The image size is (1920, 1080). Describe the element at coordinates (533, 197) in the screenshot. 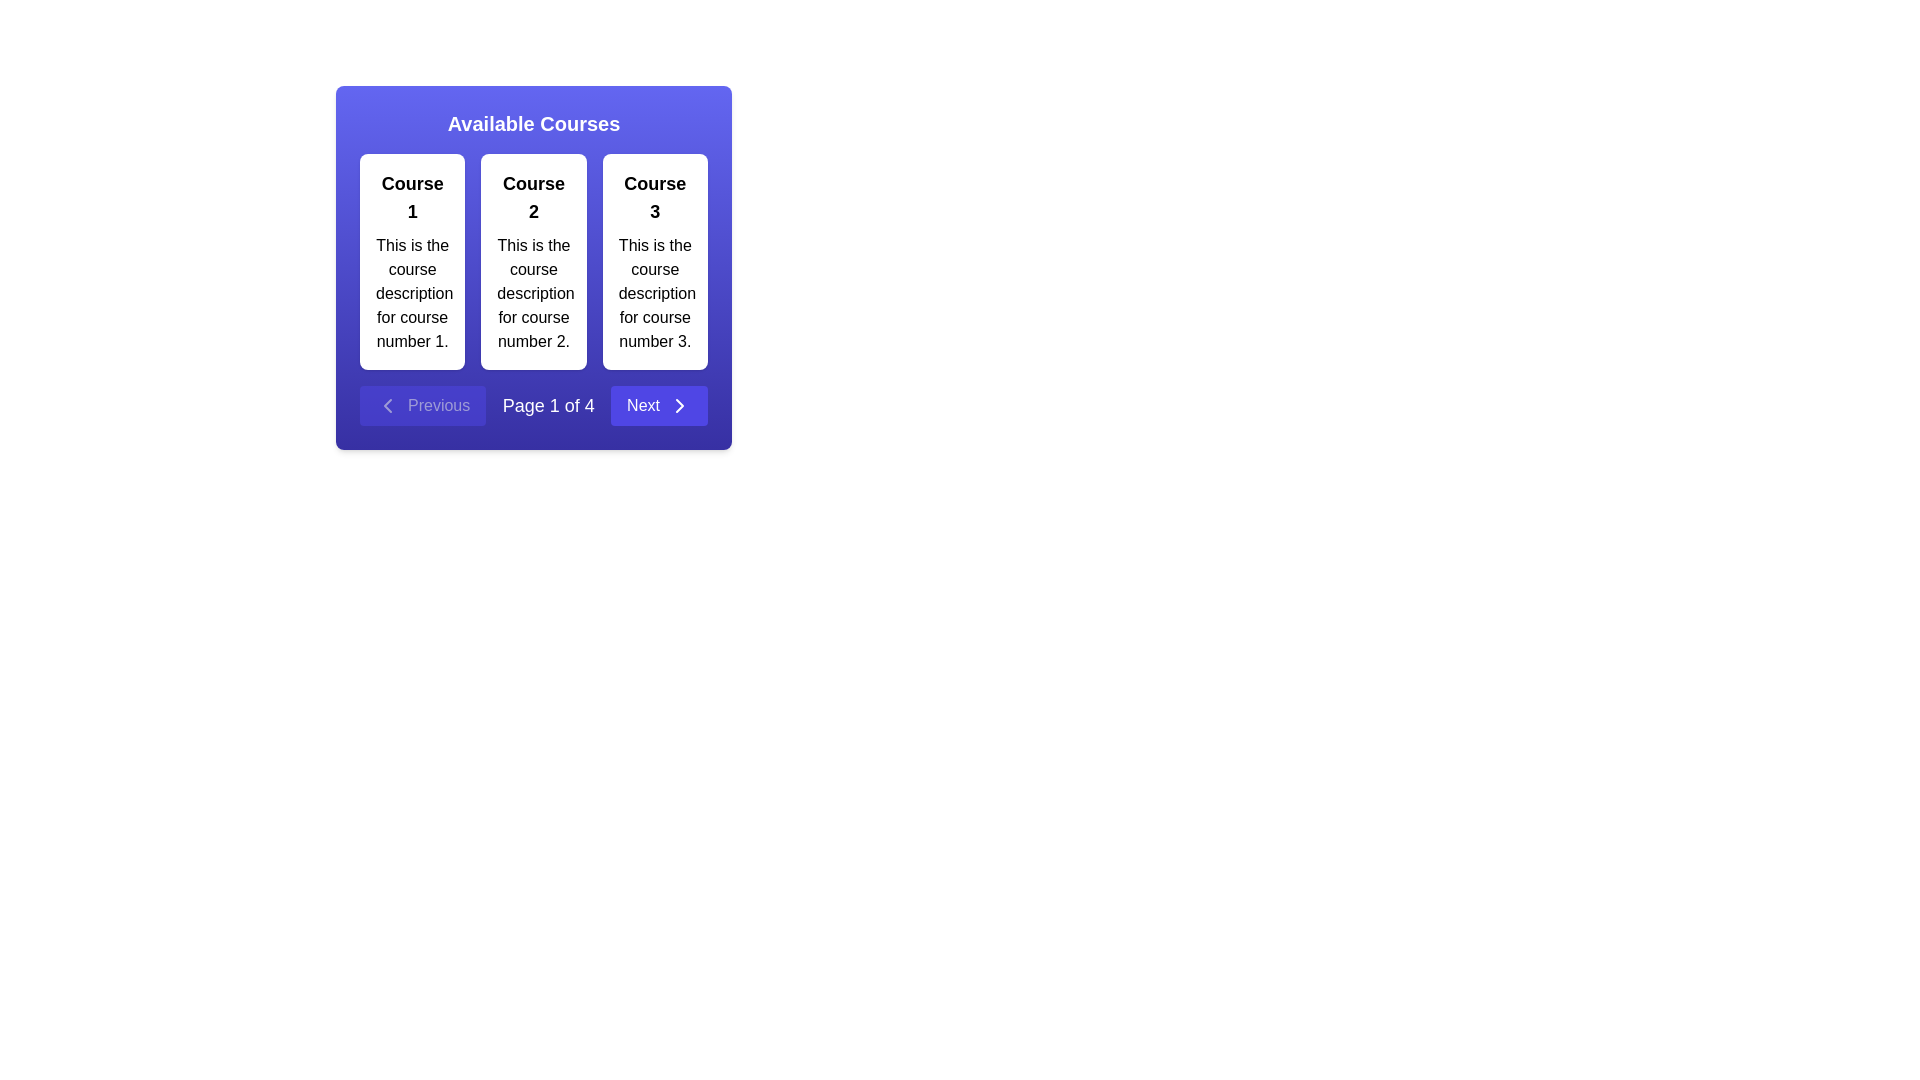

I see `the text label displaying 'Course 2'` at that location.